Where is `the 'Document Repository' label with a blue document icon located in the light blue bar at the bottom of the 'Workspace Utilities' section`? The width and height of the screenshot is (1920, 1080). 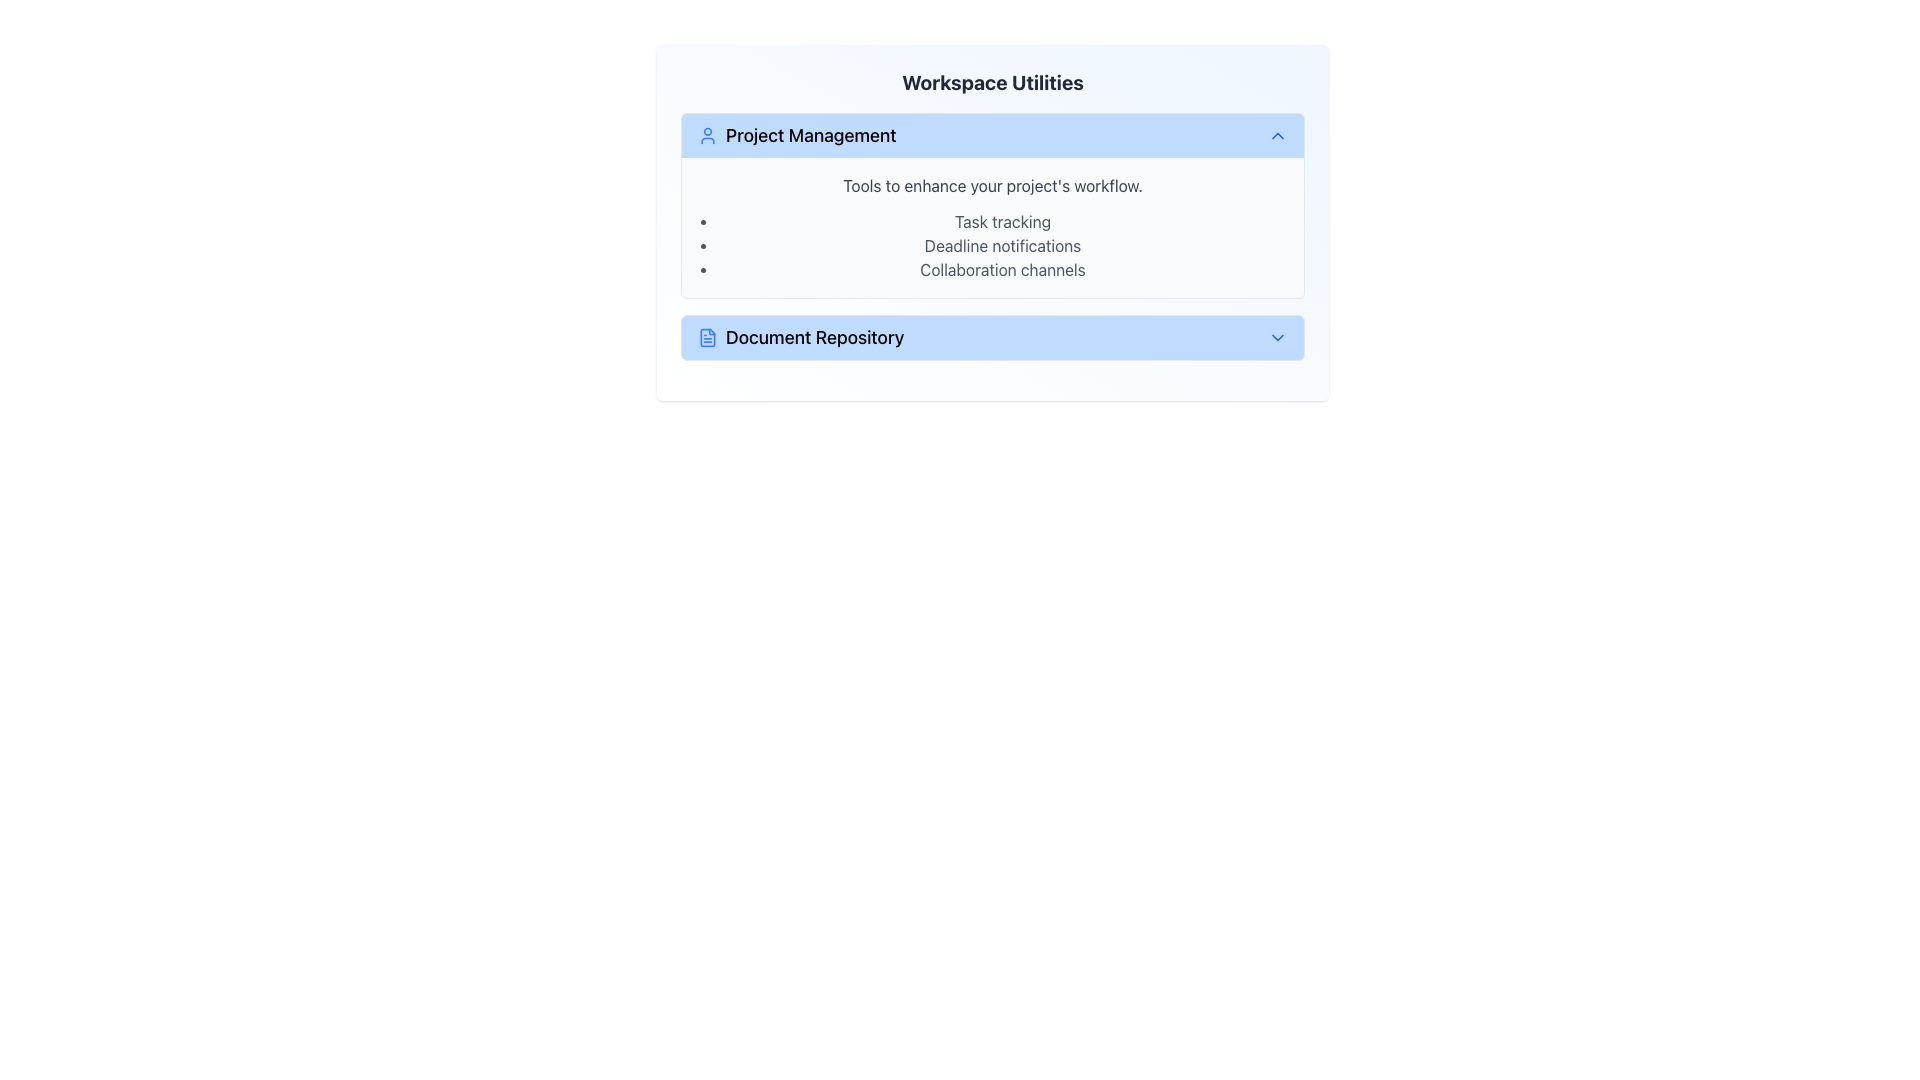 the 'Document Repository' label with a blue document icon located in the light blue bar at the bottom of the 'Workspace Utilities' section is located at coordinates (801, 337).